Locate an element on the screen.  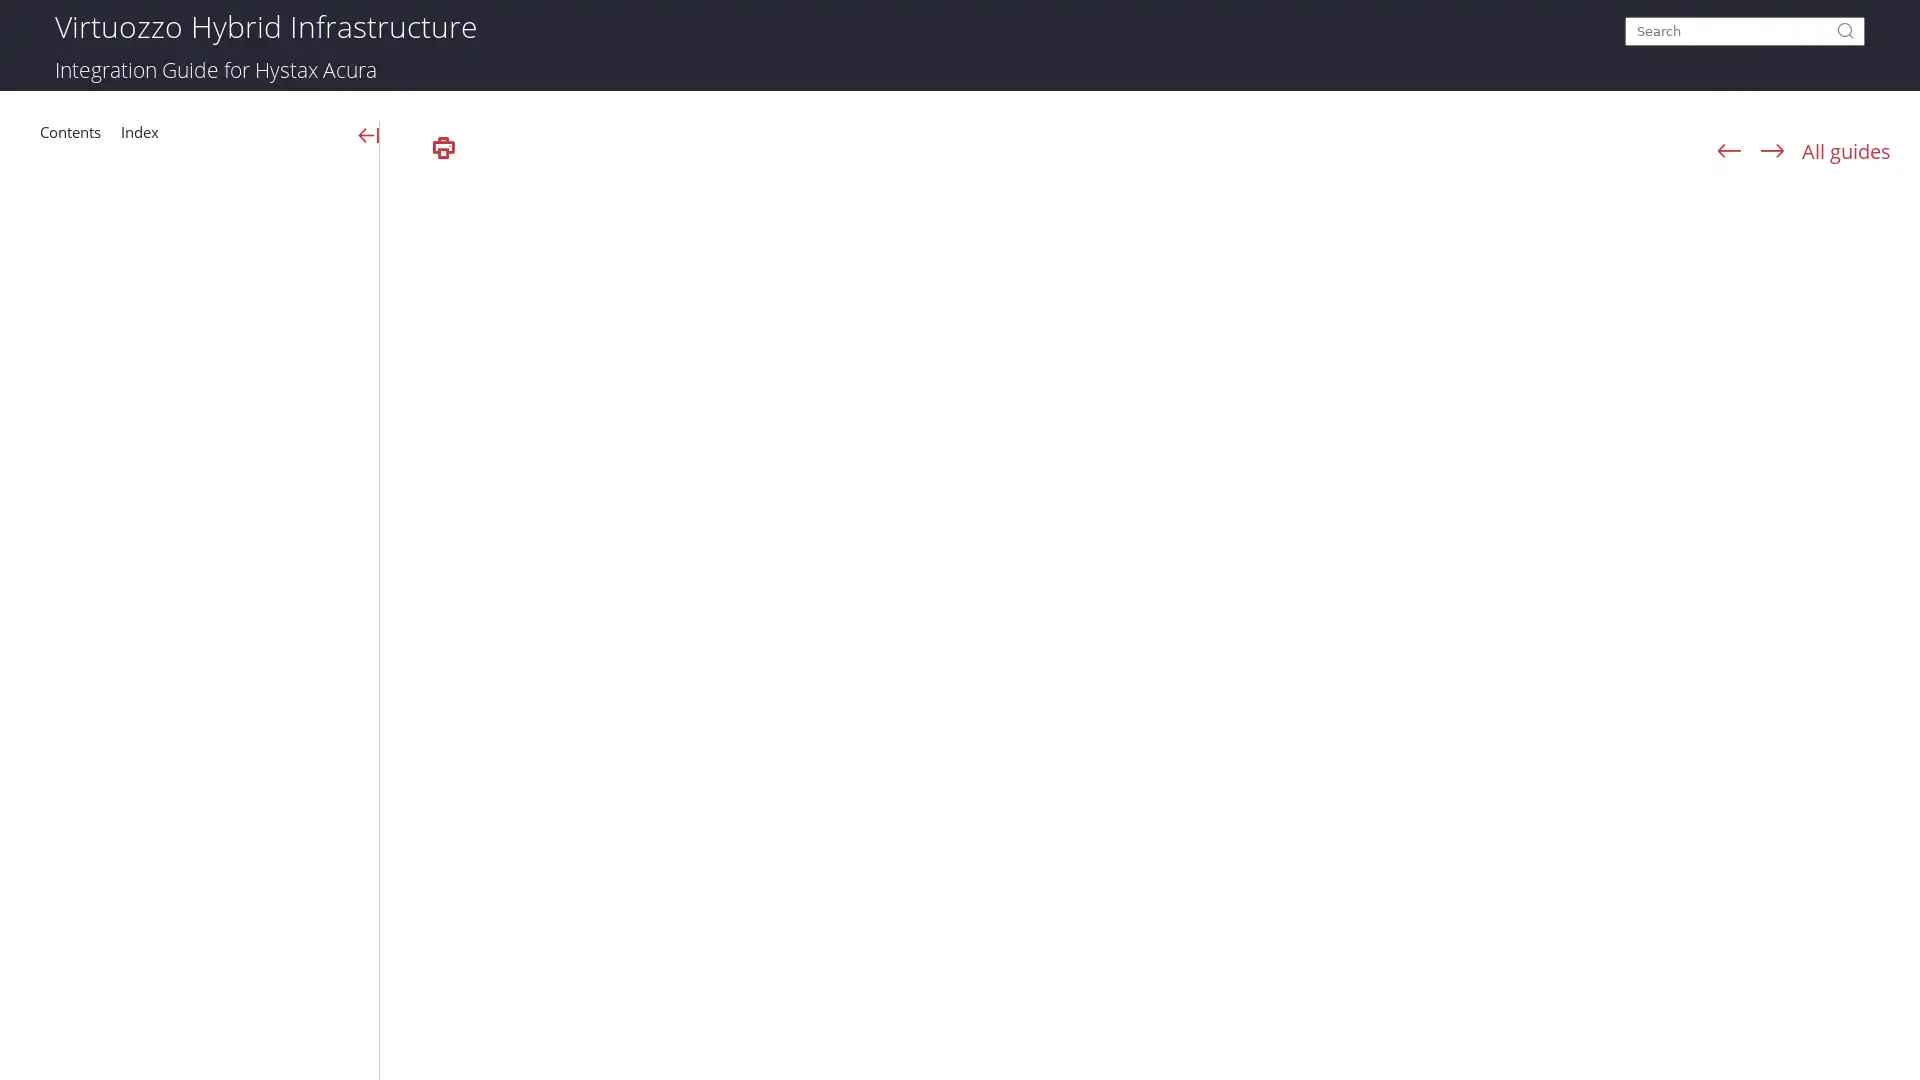
Print is located at coordinates (443, 147).